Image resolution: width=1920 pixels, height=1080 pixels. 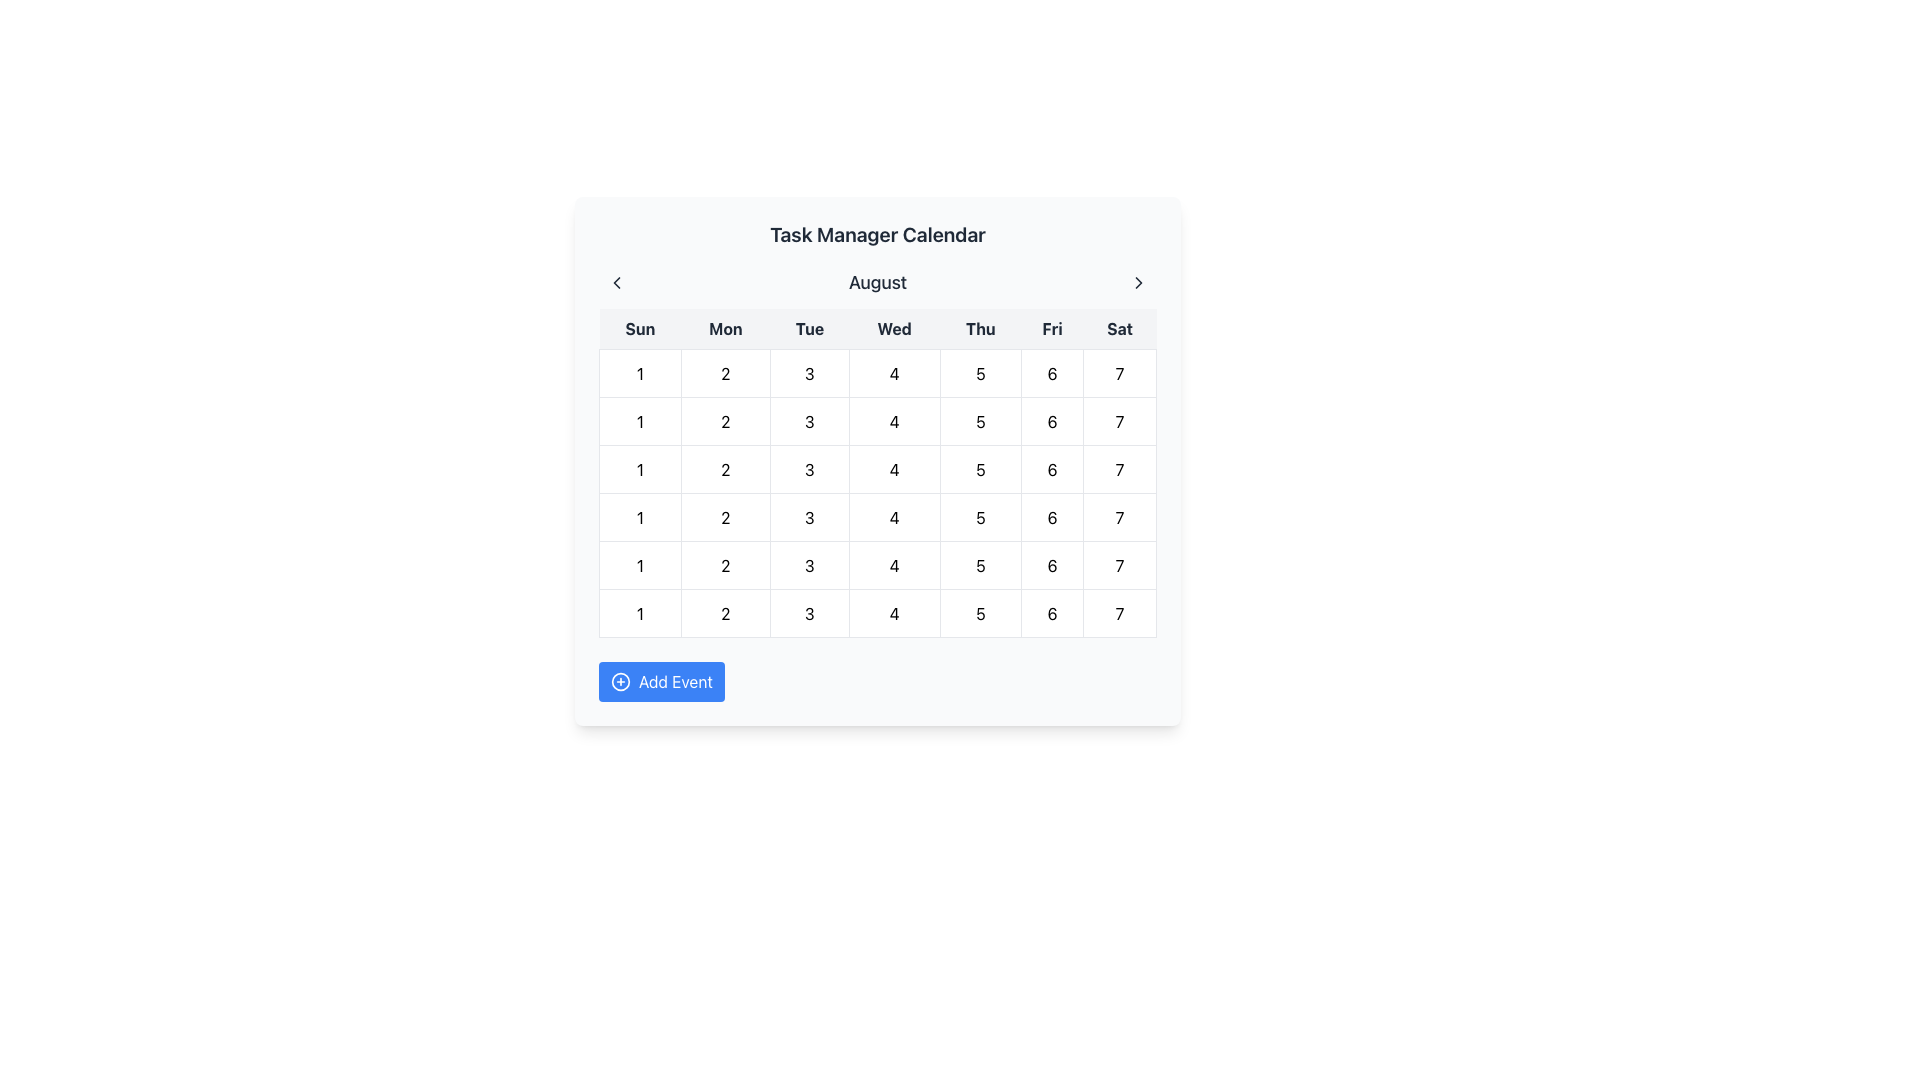 I want to click on the square-shaped calendar grid cell displaying the text '6', located in the bottom row under the 'Fri' column, so click(x=1051, y=565).